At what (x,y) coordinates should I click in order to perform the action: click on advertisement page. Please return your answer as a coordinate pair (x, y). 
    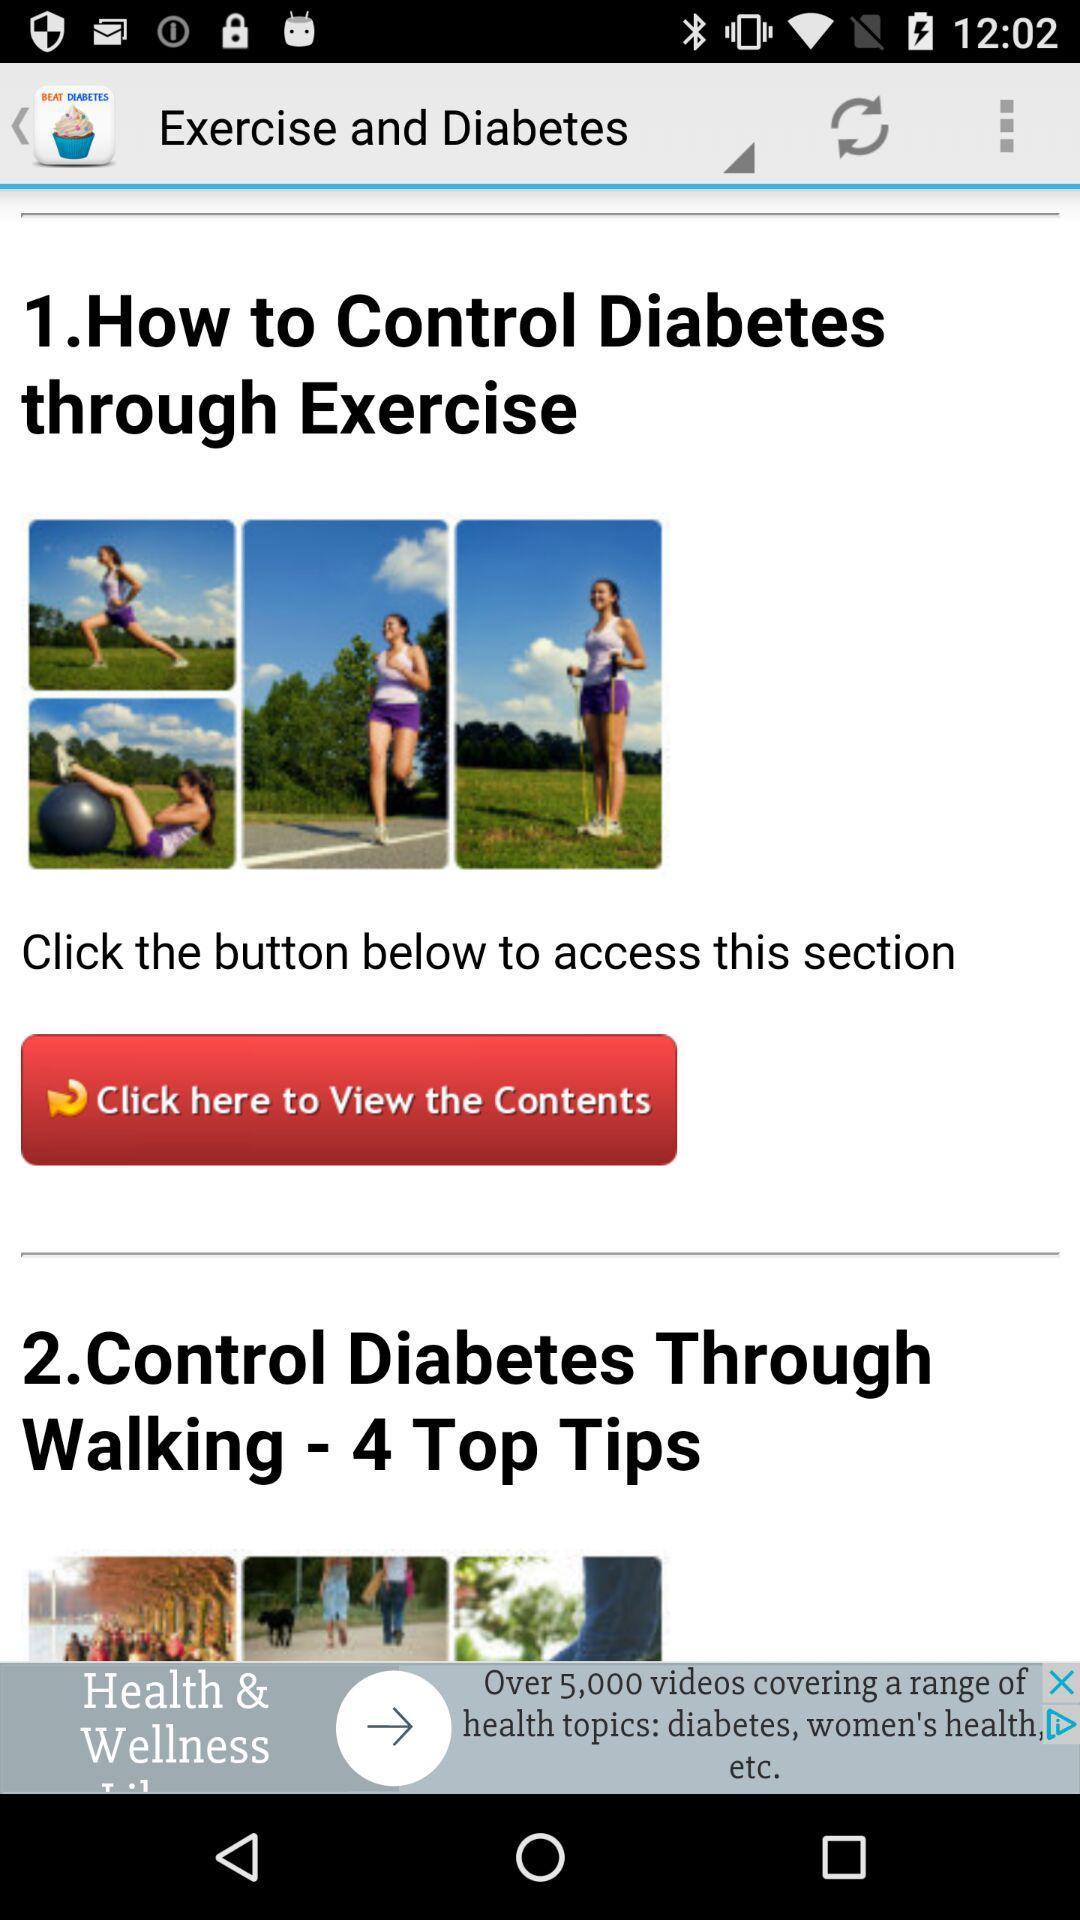
    Looking at the image, I should click on (540, 1727).